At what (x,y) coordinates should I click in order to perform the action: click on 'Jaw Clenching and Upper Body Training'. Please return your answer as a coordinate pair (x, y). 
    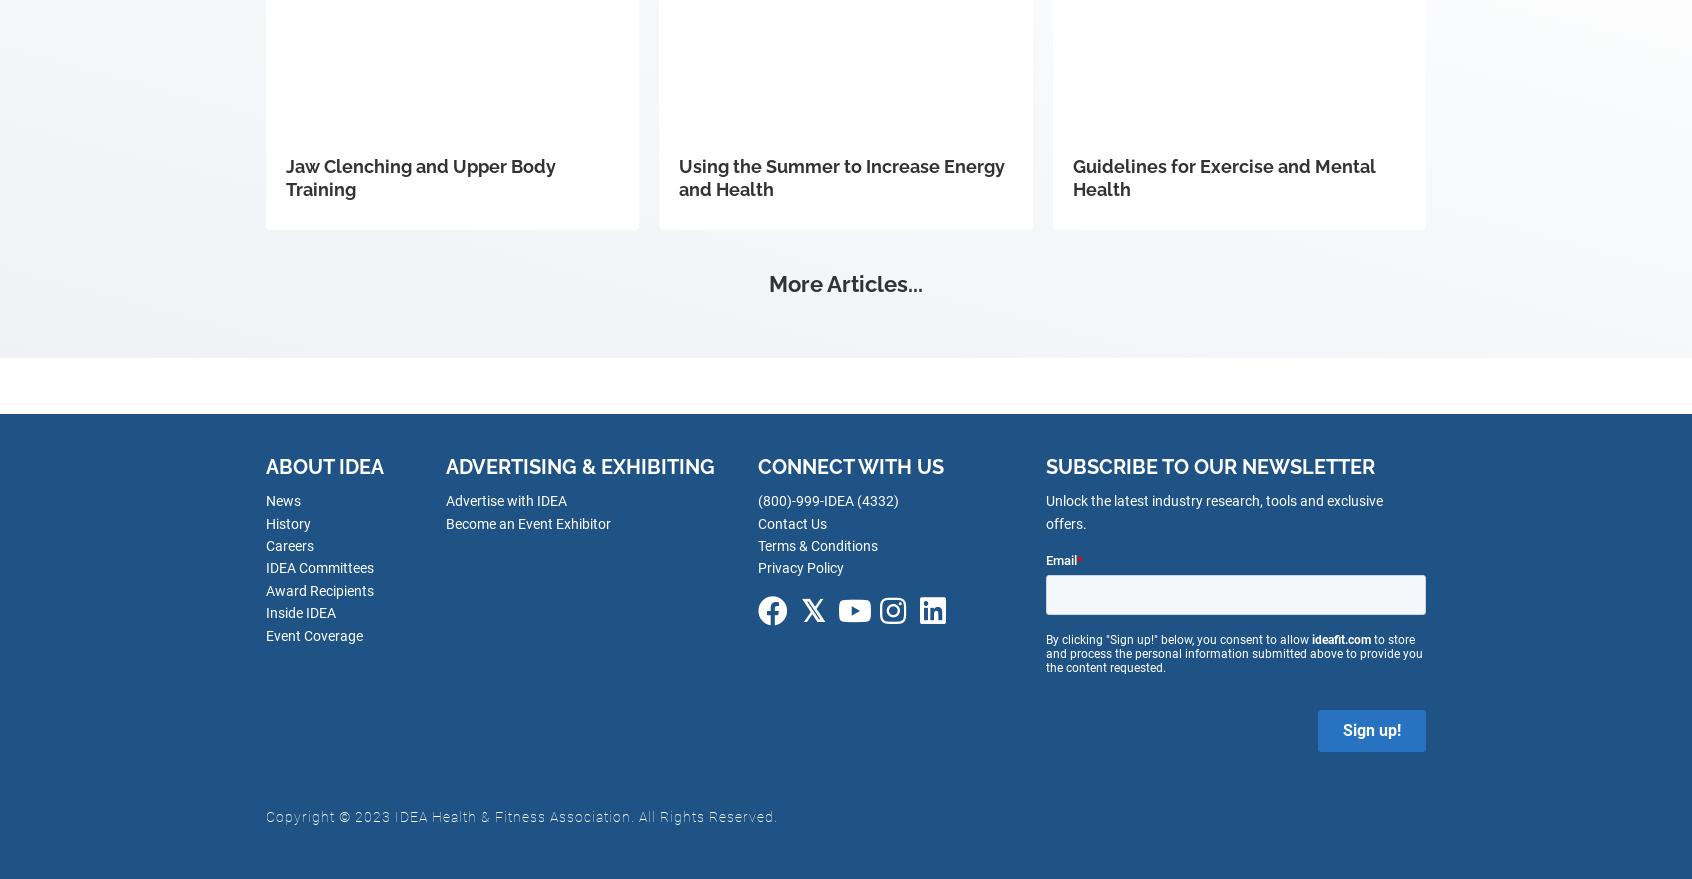
    Looking at the image, I should click on (420, 176).